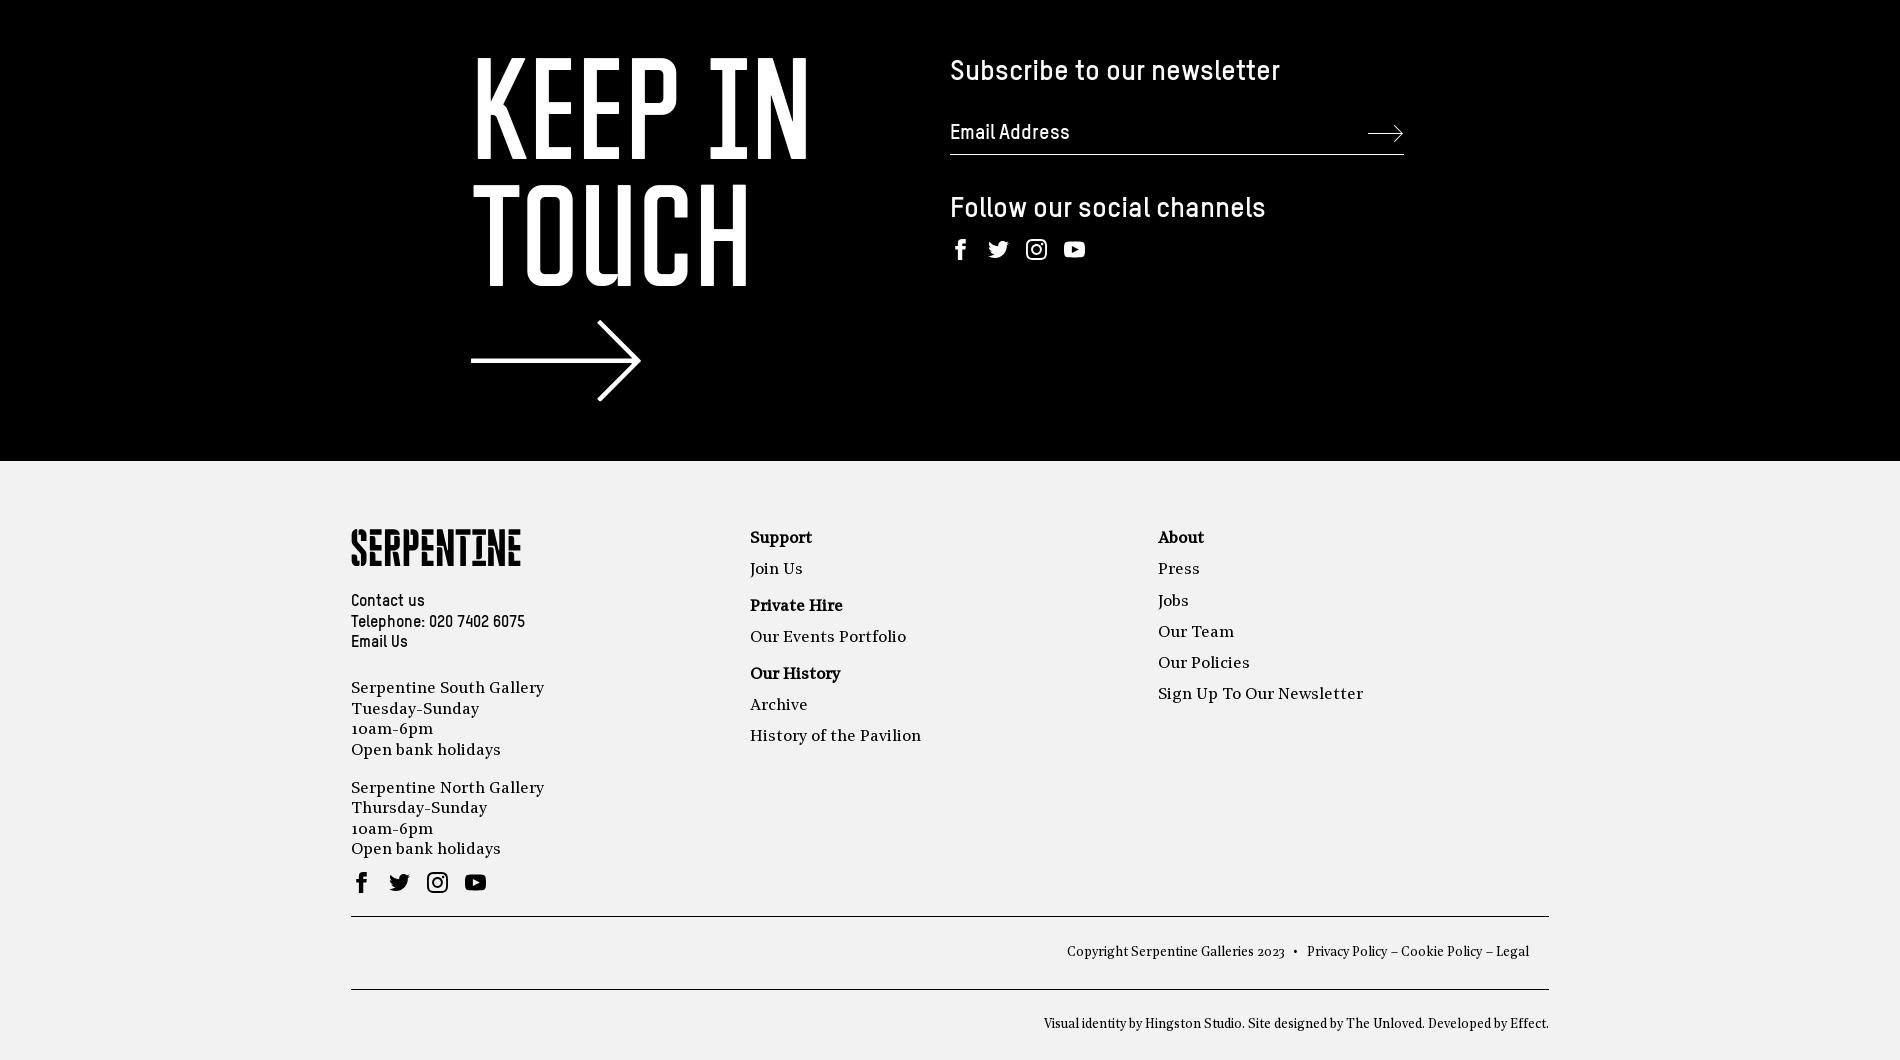  What do you see at coordinates (1202, 662) in the screenshot?
I see `'Our Policies'` at bounding box center [1202, 662].